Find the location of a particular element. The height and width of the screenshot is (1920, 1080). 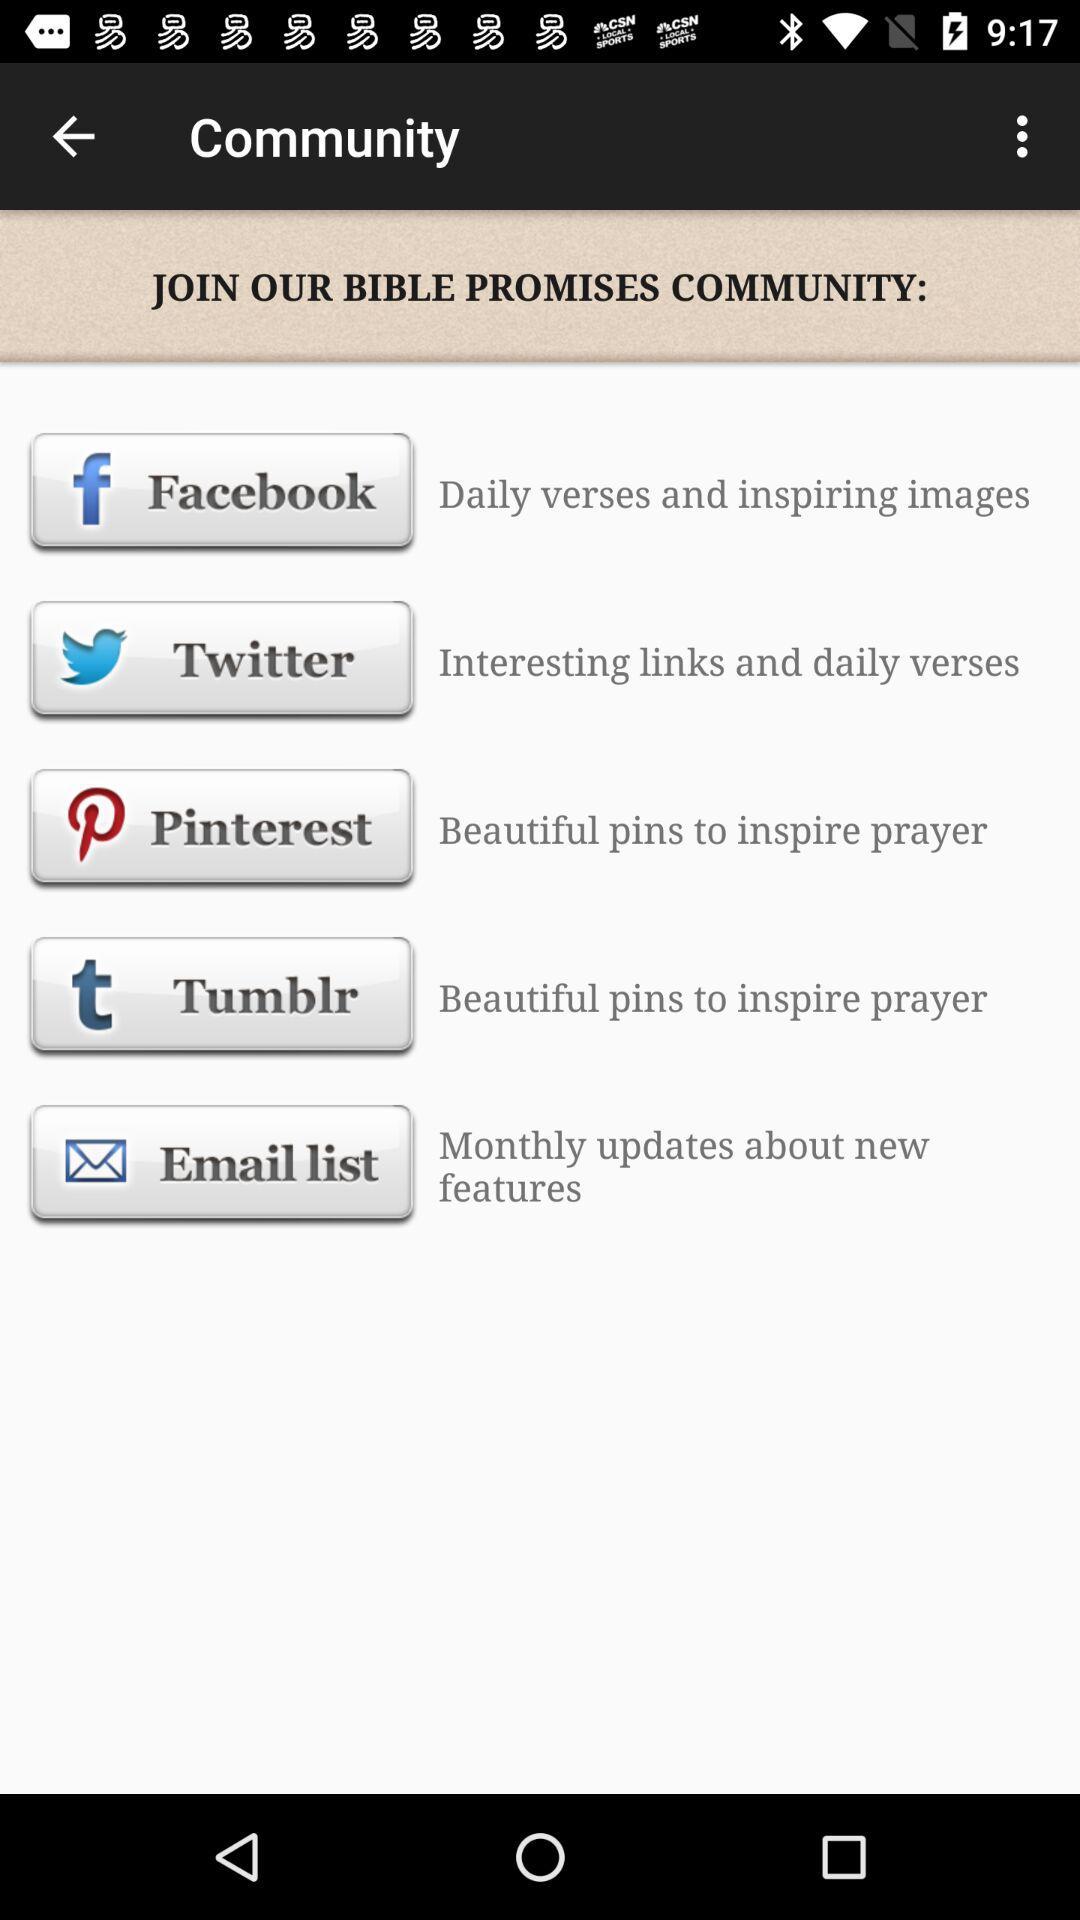

pinterest button is located at coordinates (222, 830).